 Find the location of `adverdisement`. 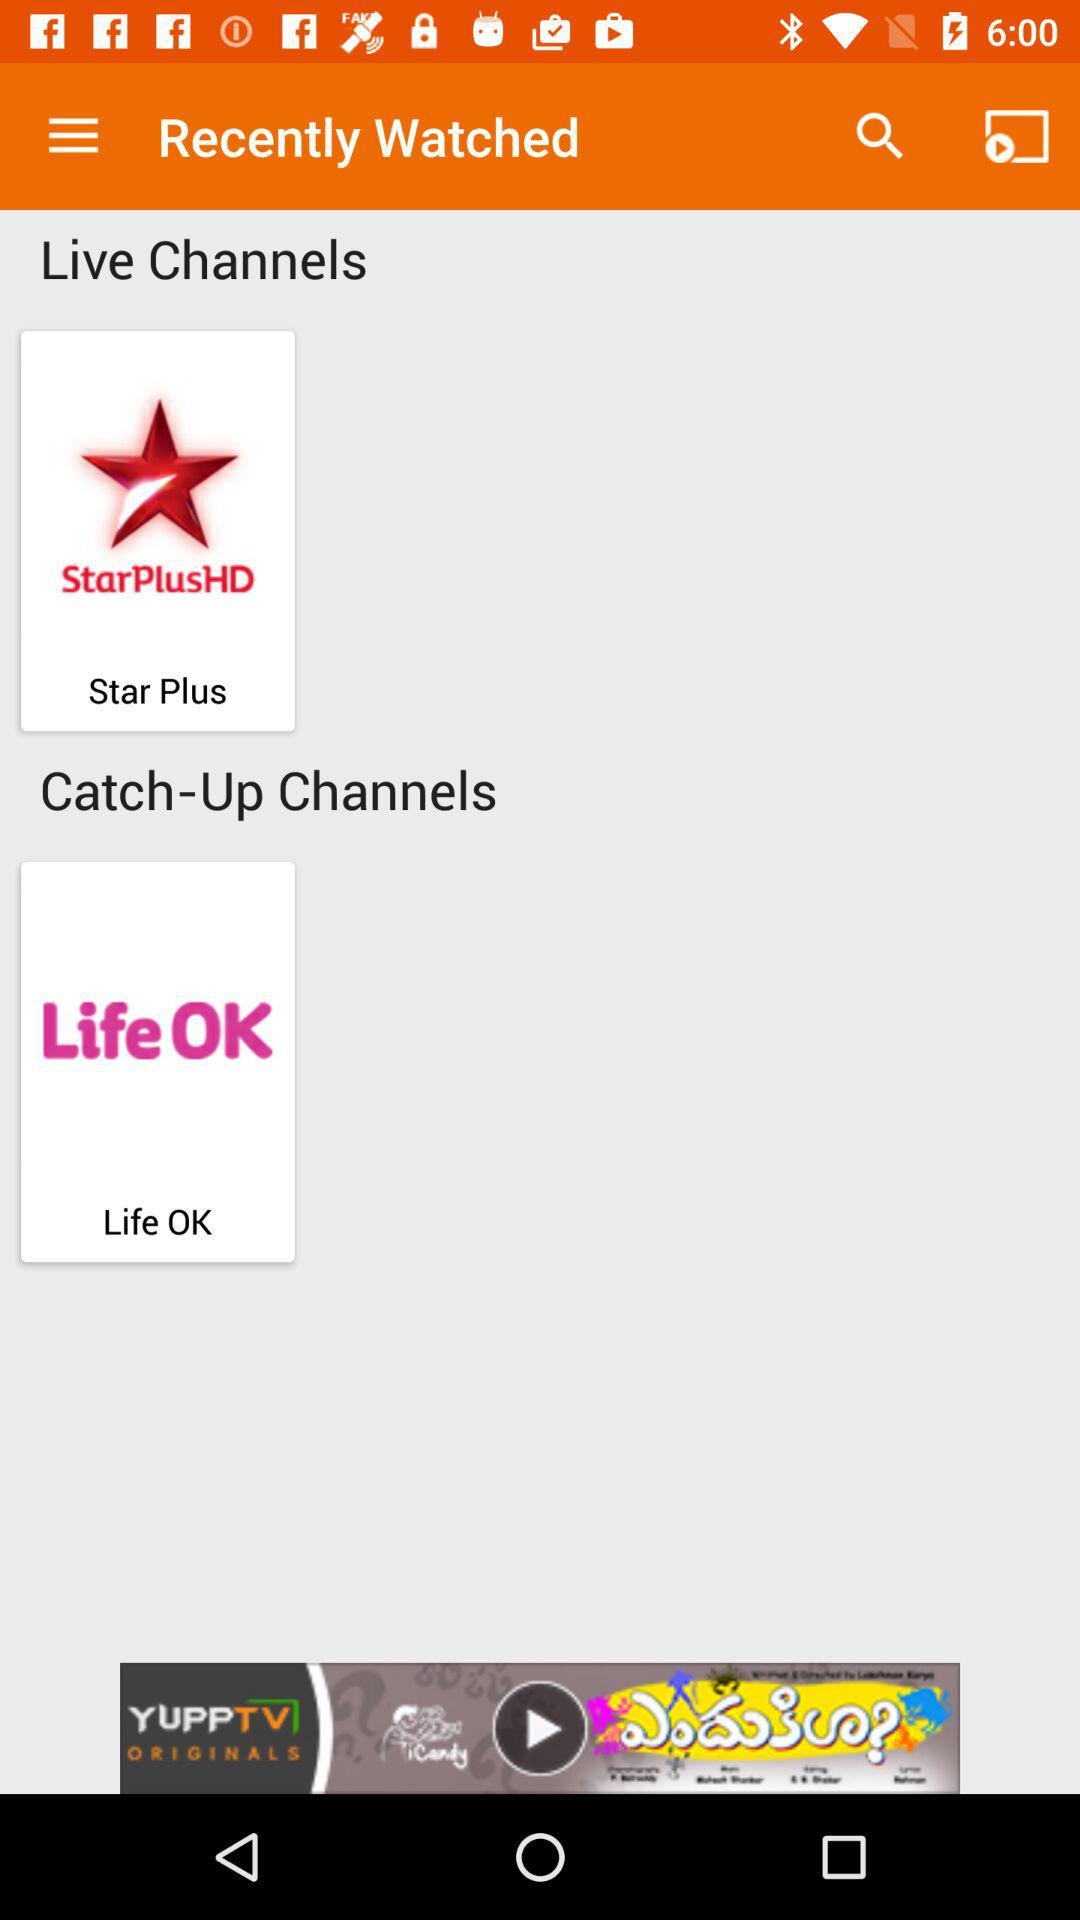

adverdisement is located at coordinates (540, 1727).